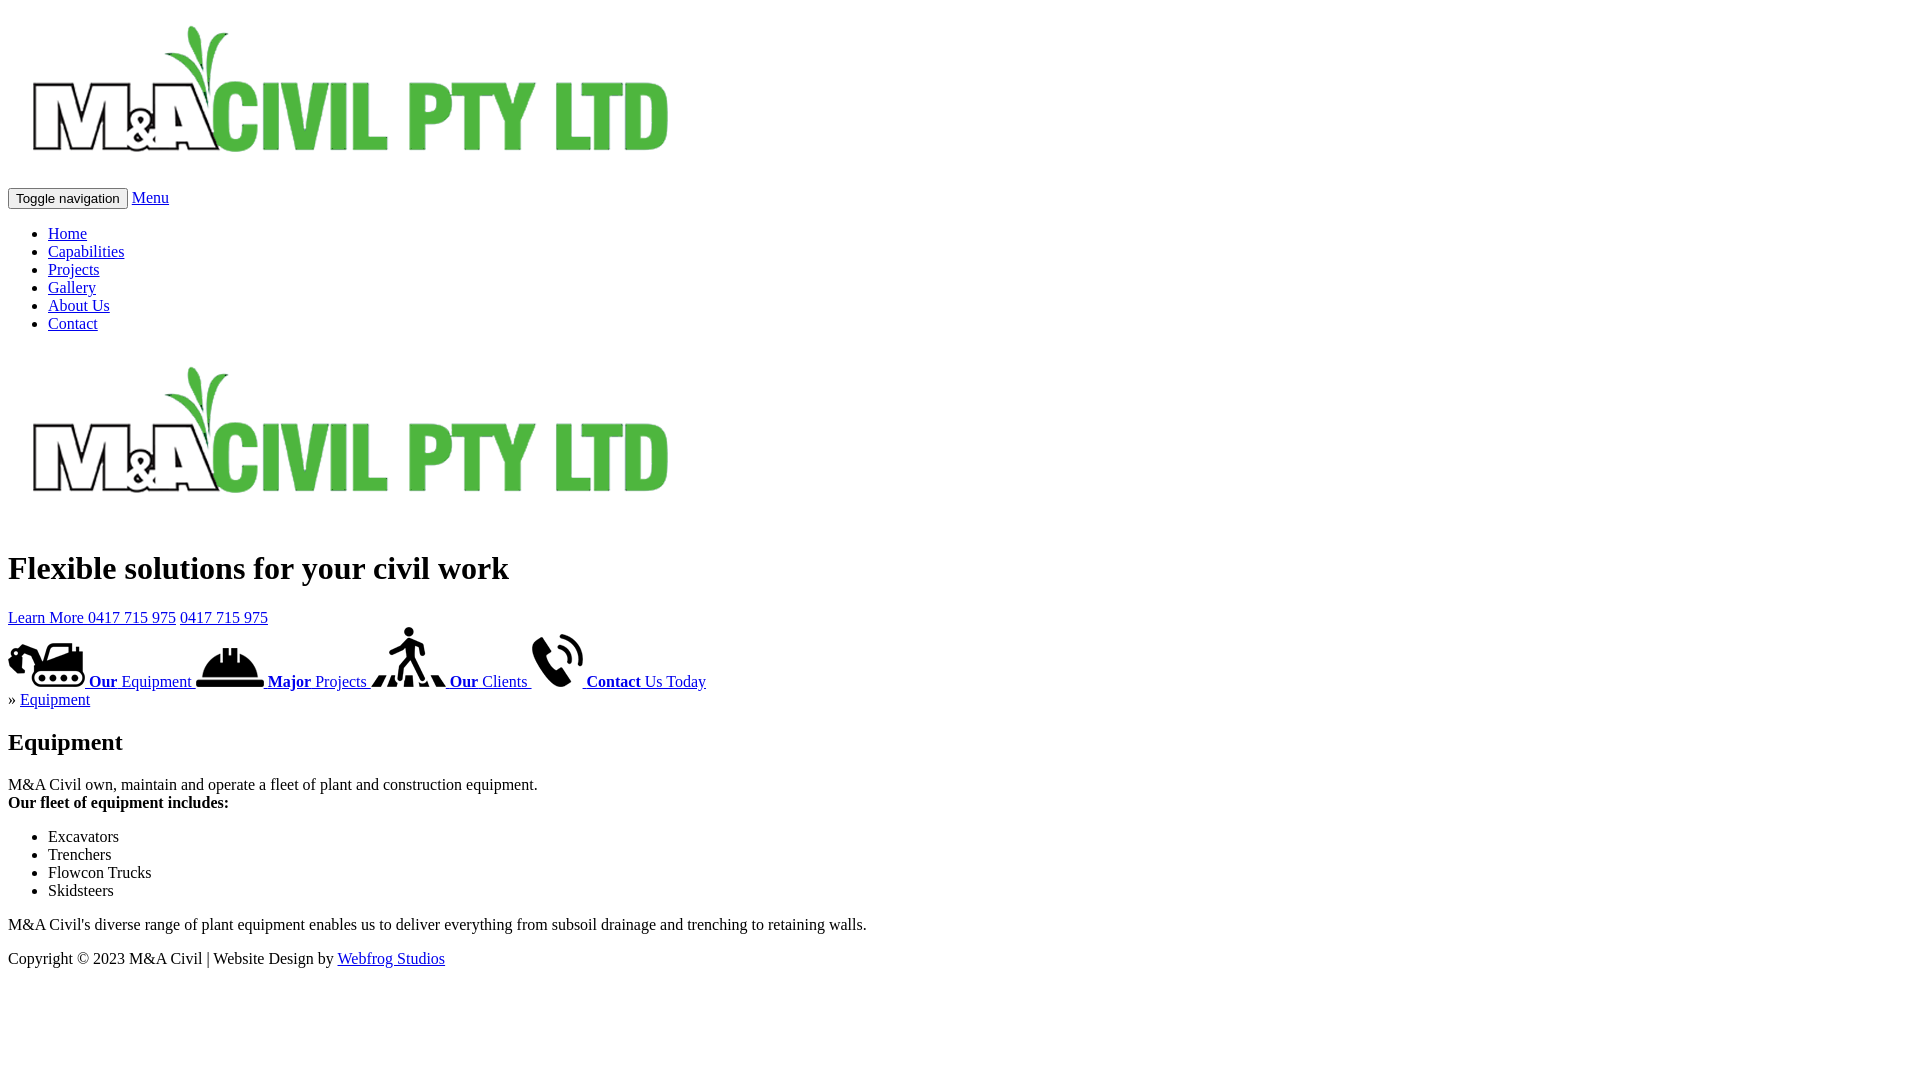 Image resolution: width=1920 pixels, height=1080 pixels. Describe the element at coordinates (78, 305) in the screenshot. I see `'About Us'` at that location.